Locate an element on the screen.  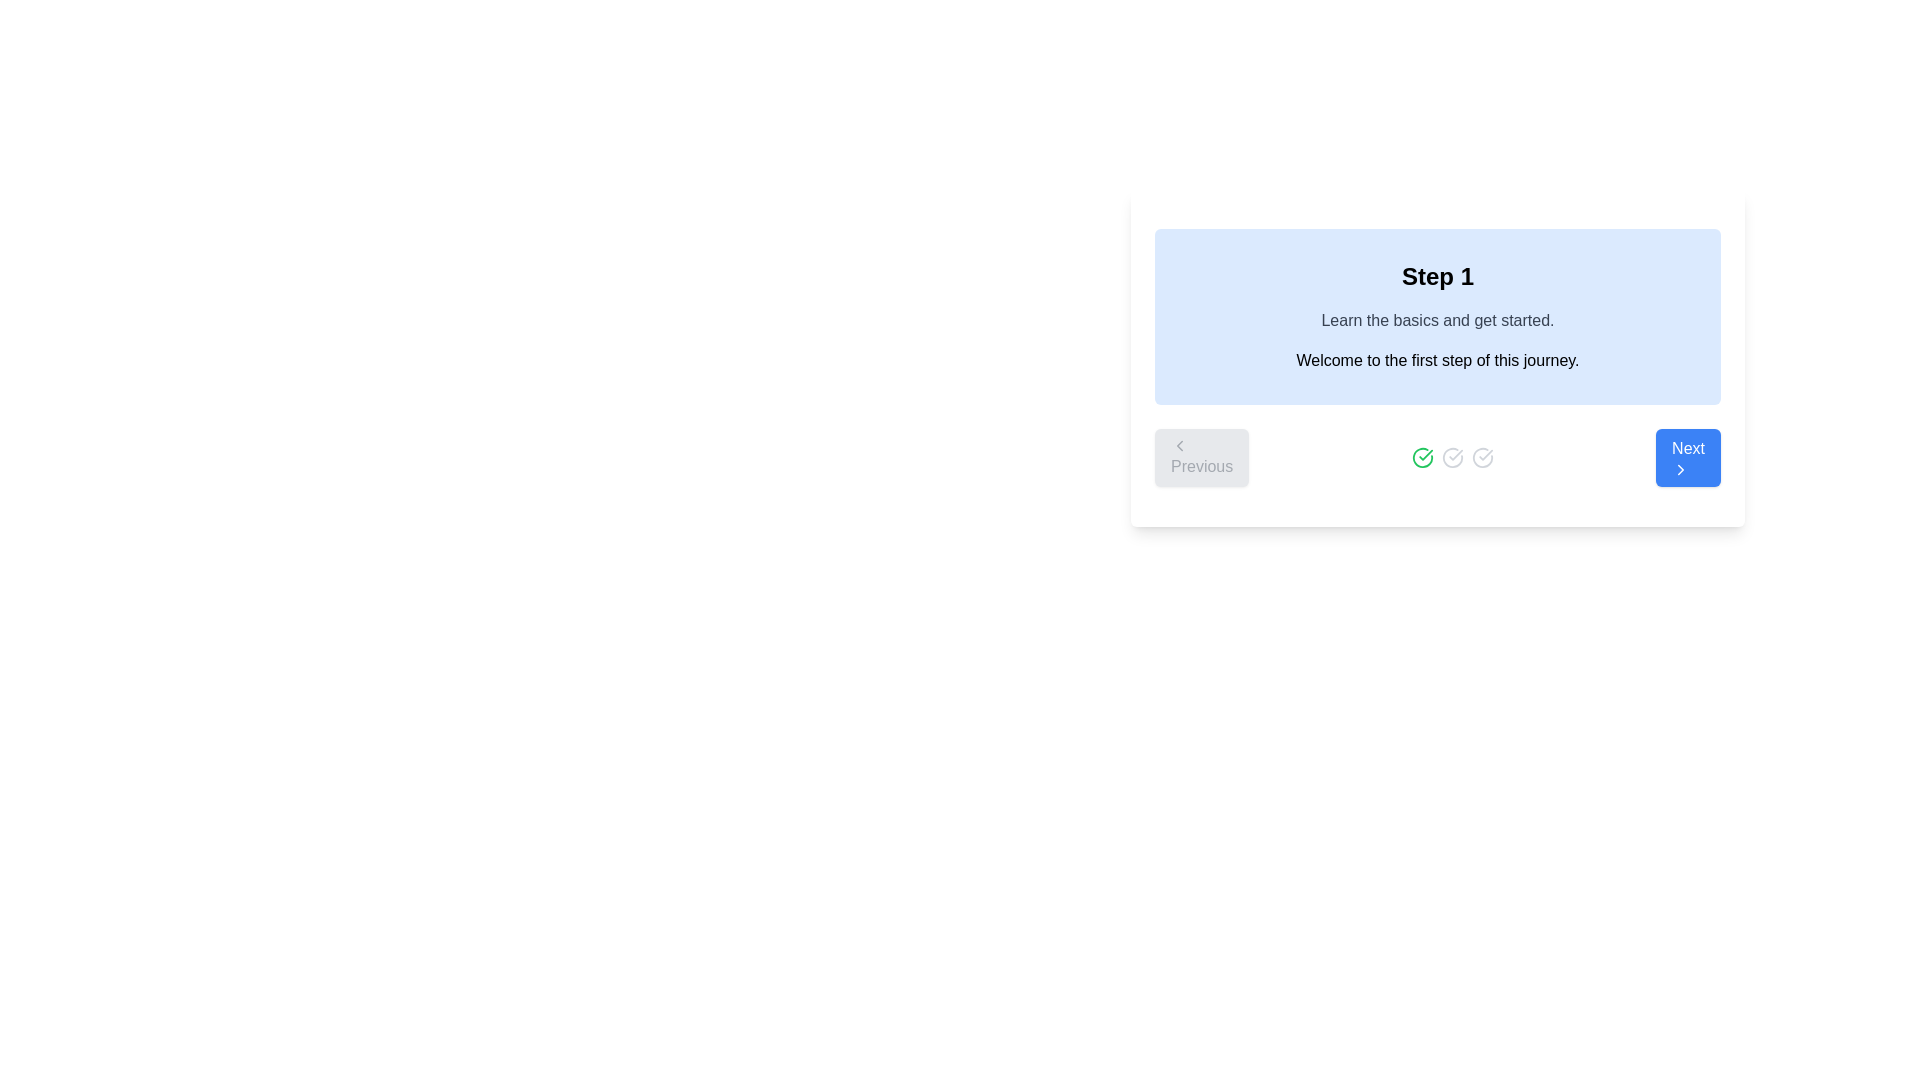
the informational box that provides a brief description and welcomes the user to the process, positioned above the navigation section containing 'Previous' and 'Next' buttons is located at coordinates (1437, 315).